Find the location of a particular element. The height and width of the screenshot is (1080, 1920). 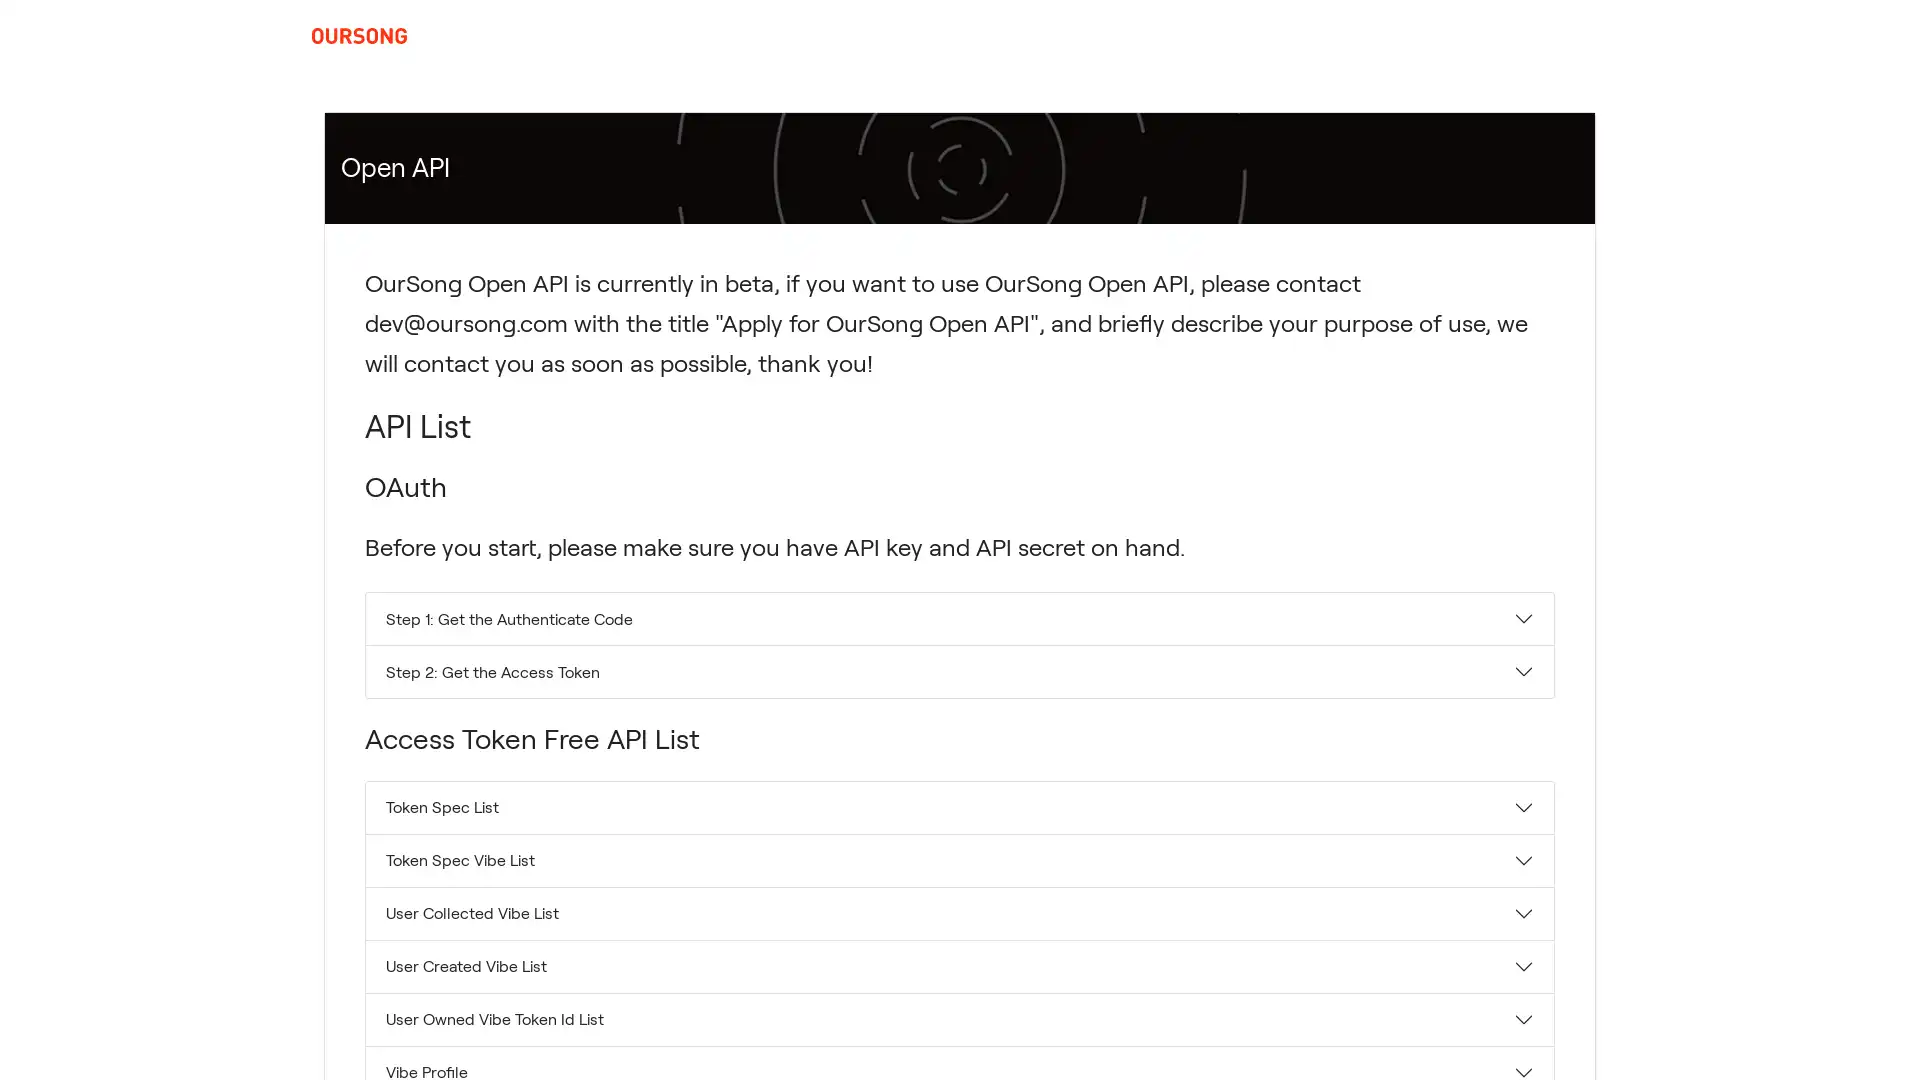

User Owned Vibe Token Id List is located at coordinates (960, 1018).